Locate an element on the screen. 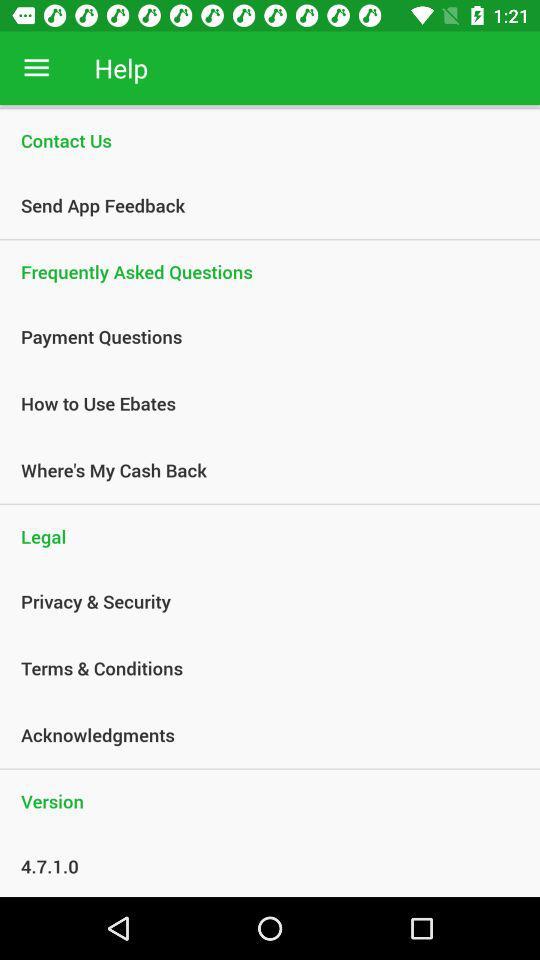 This screenshot has height=960, width=540. the how to use icon is located at coordinates (259, 402).